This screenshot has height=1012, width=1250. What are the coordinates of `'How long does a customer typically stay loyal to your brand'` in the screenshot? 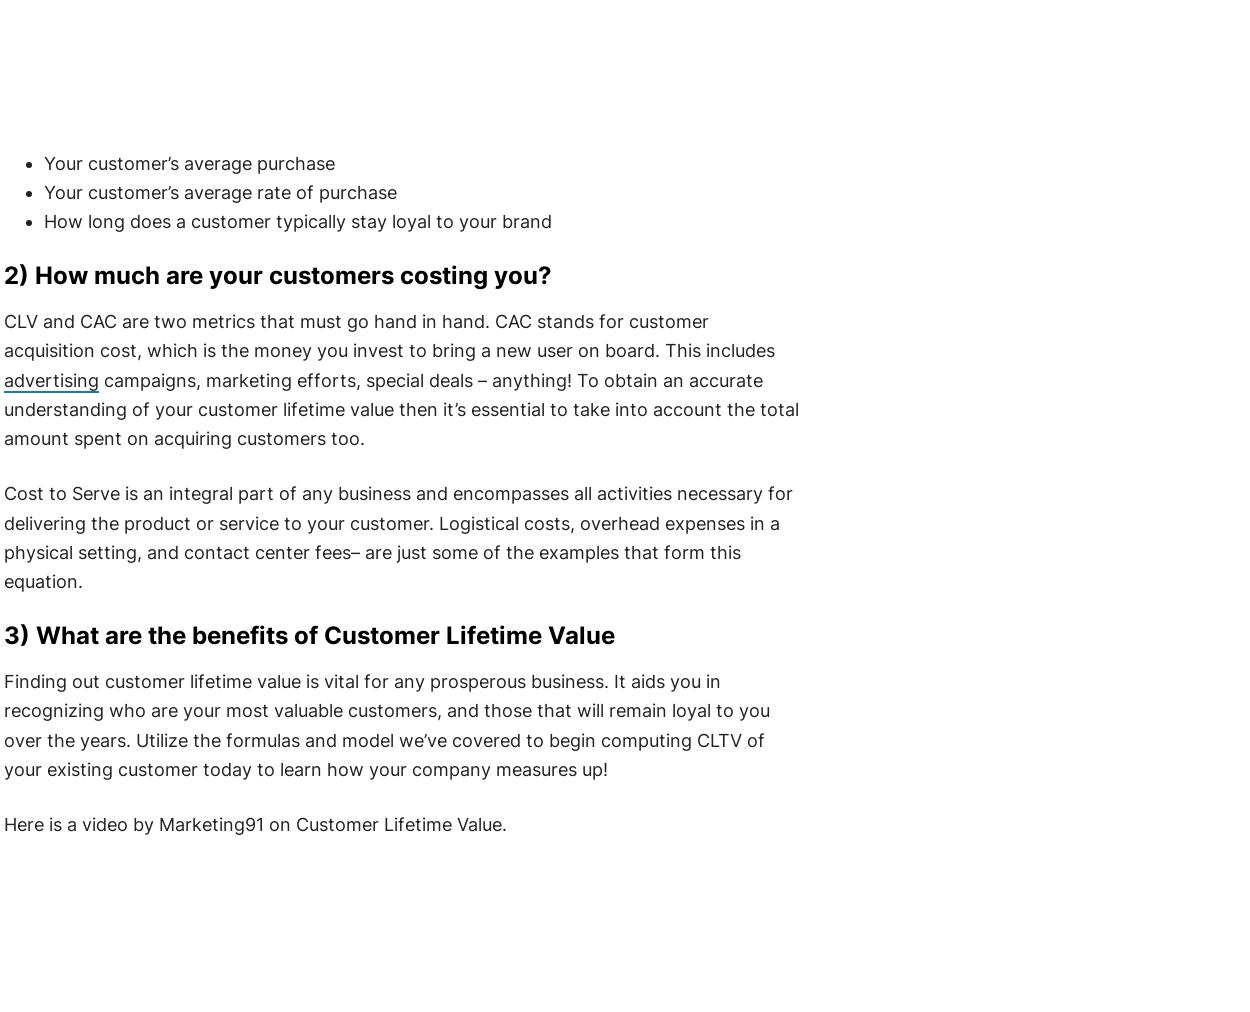 It's located at (43, 221).